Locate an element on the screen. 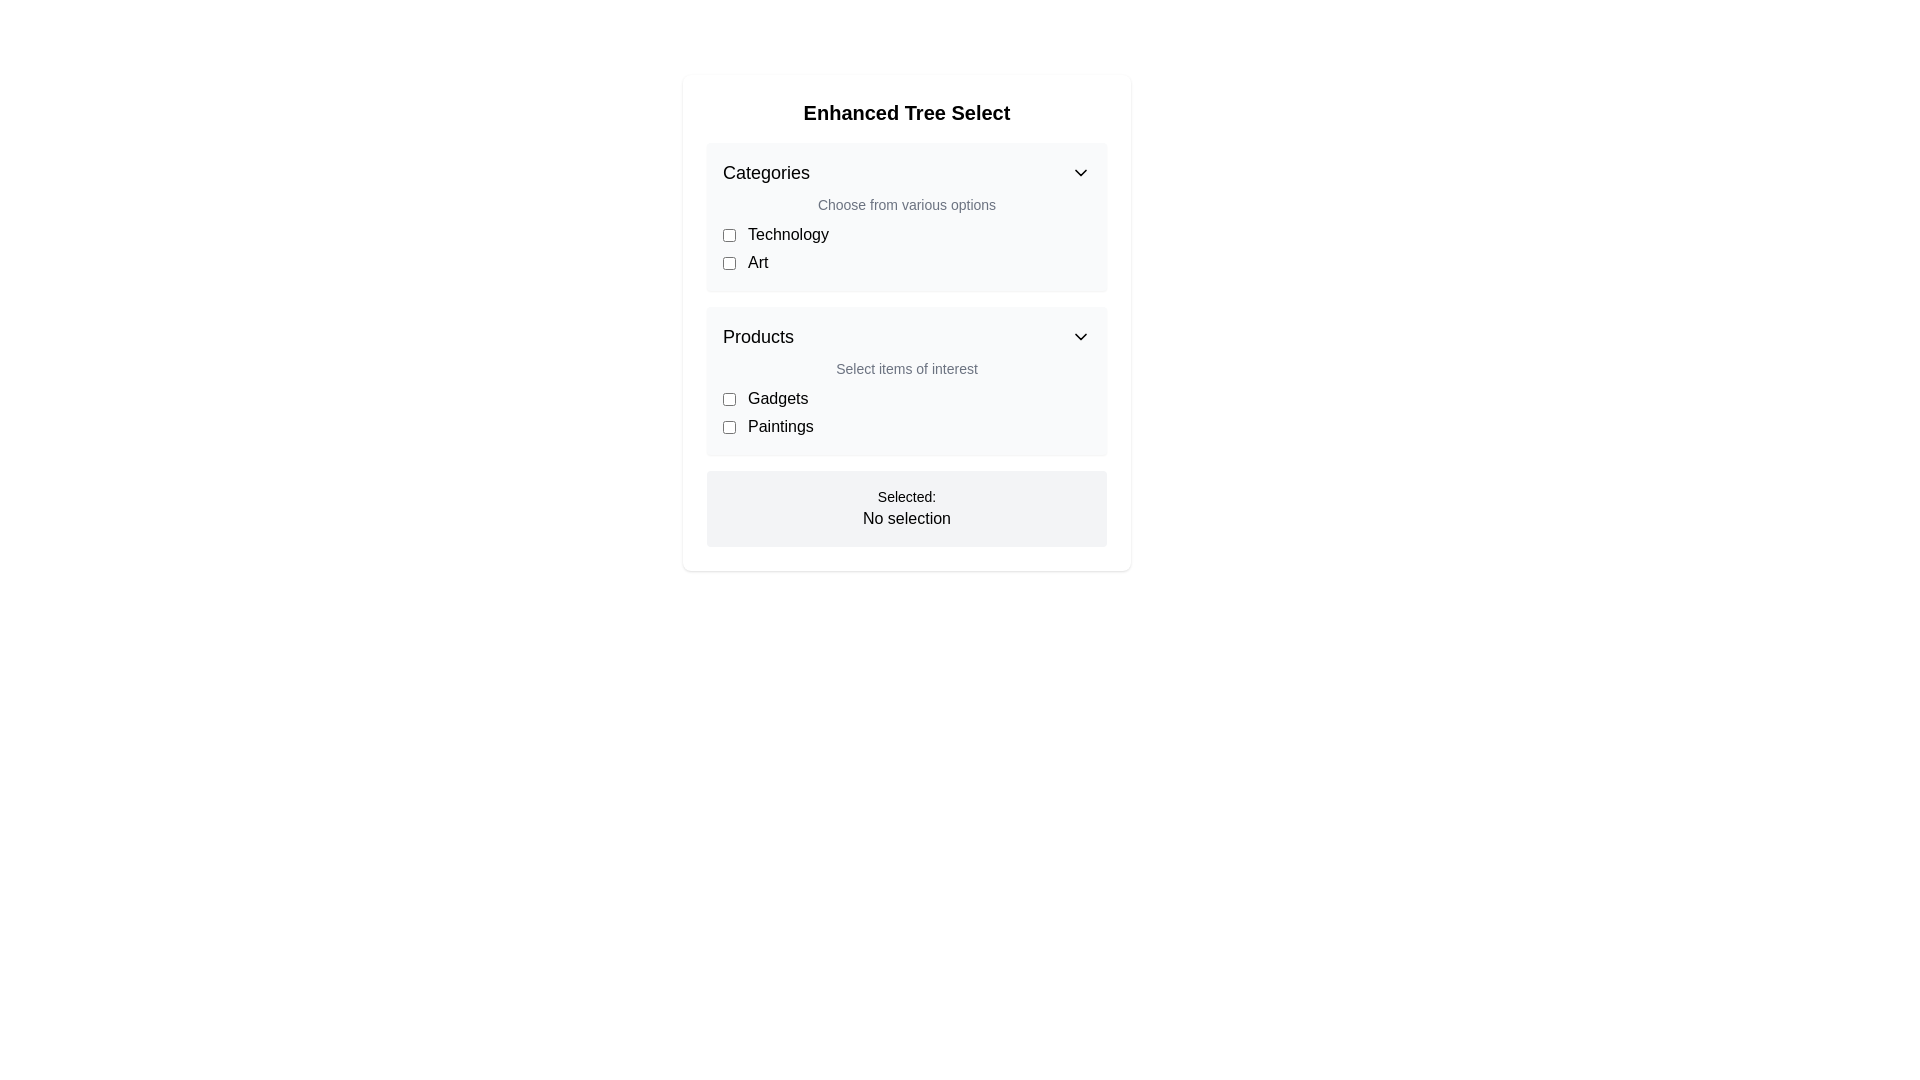  the Chevron icon located to the right of the 'Categories' label is located at coordinates (1079, 172).